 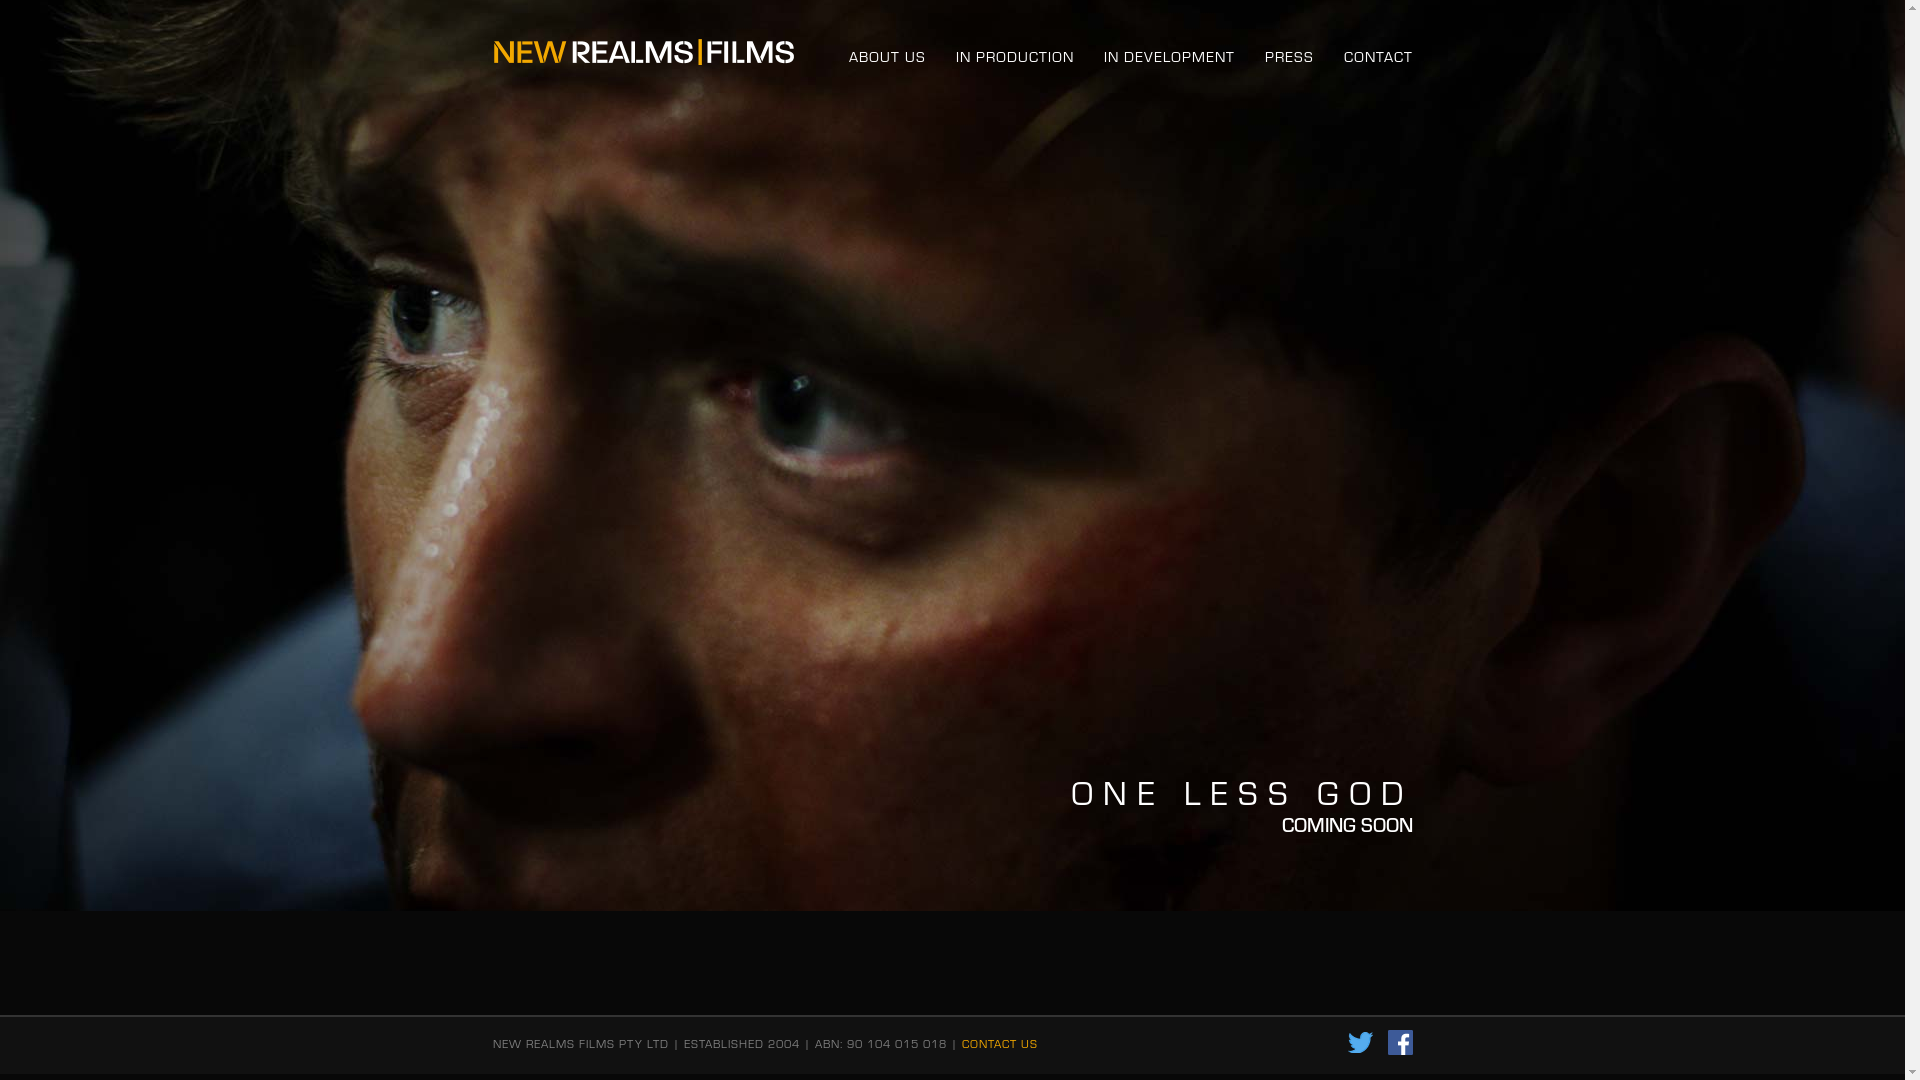 I want to click on 'CONTACT US', so click(x=999, y=1042).